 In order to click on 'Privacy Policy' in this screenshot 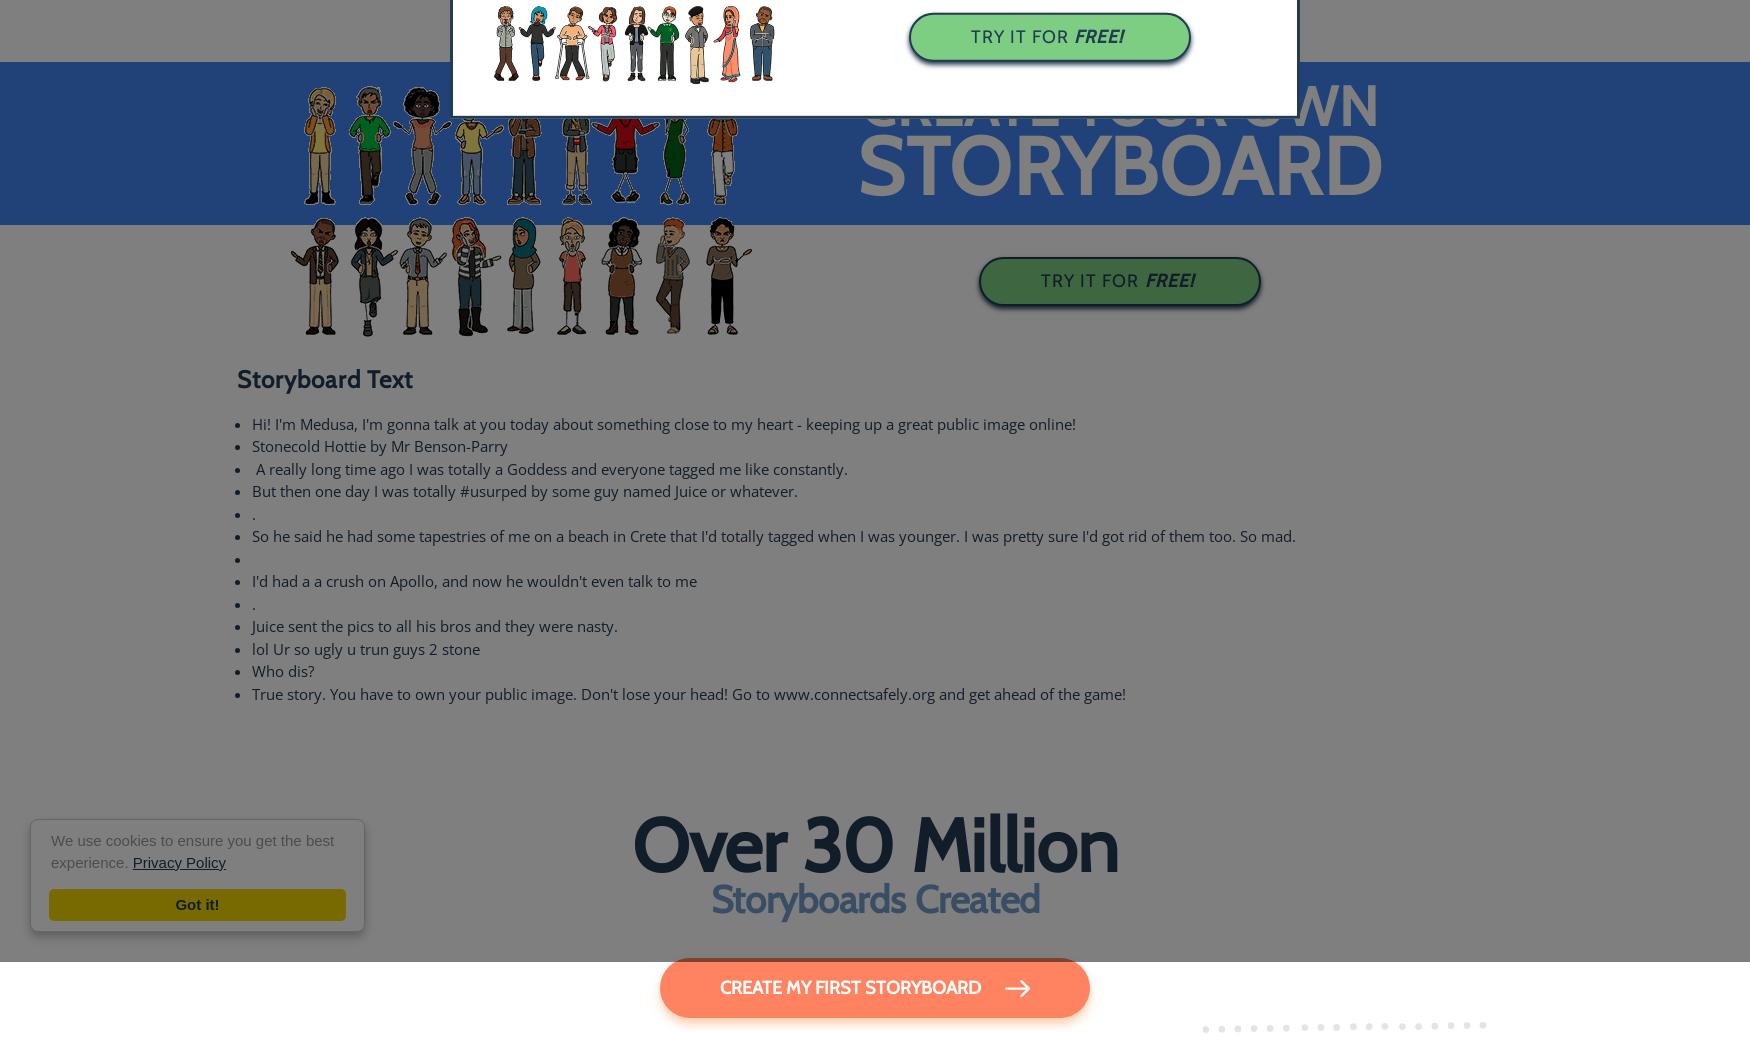, I will do `click(178, 862)`.